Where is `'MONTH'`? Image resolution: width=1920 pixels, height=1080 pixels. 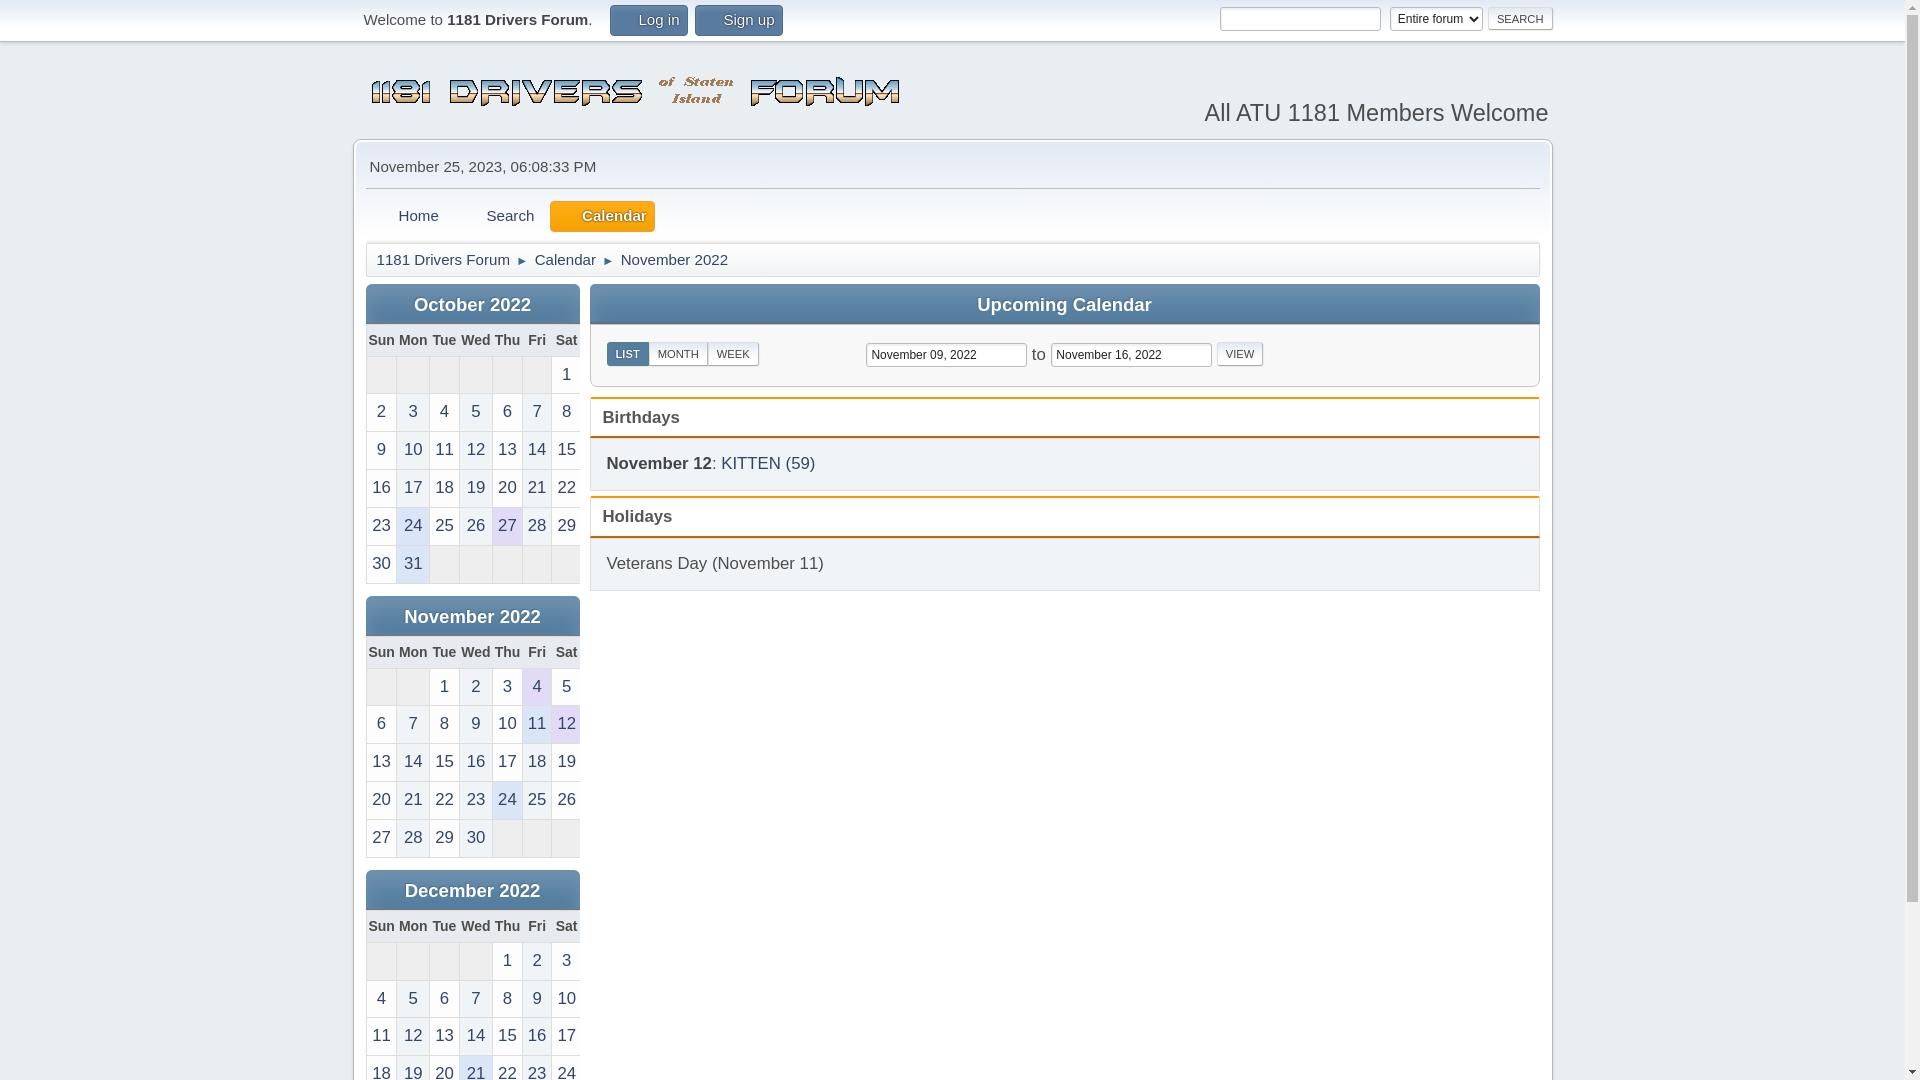
'MONTH' is located at coordinates (678, 353).